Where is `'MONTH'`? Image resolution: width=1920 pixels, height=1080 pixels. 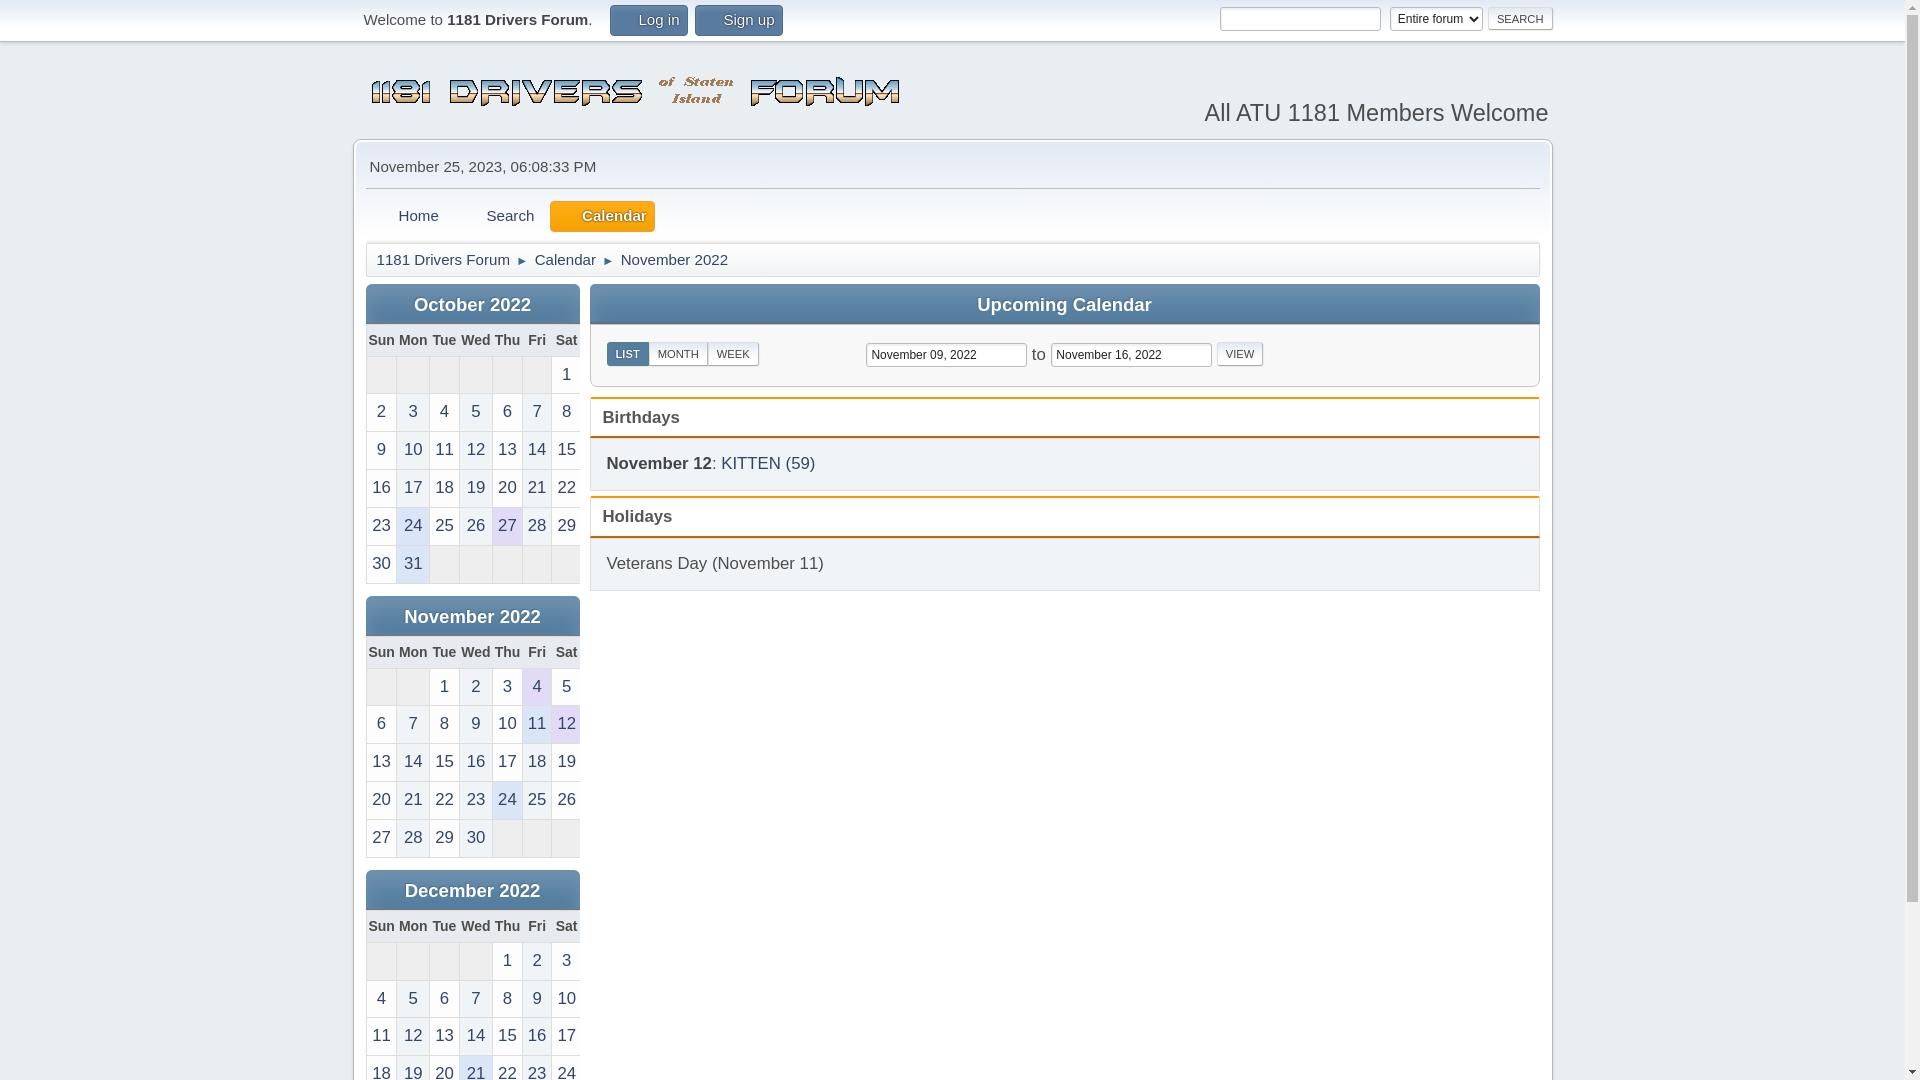
'MONTH' is located at coordinates (678, 353).